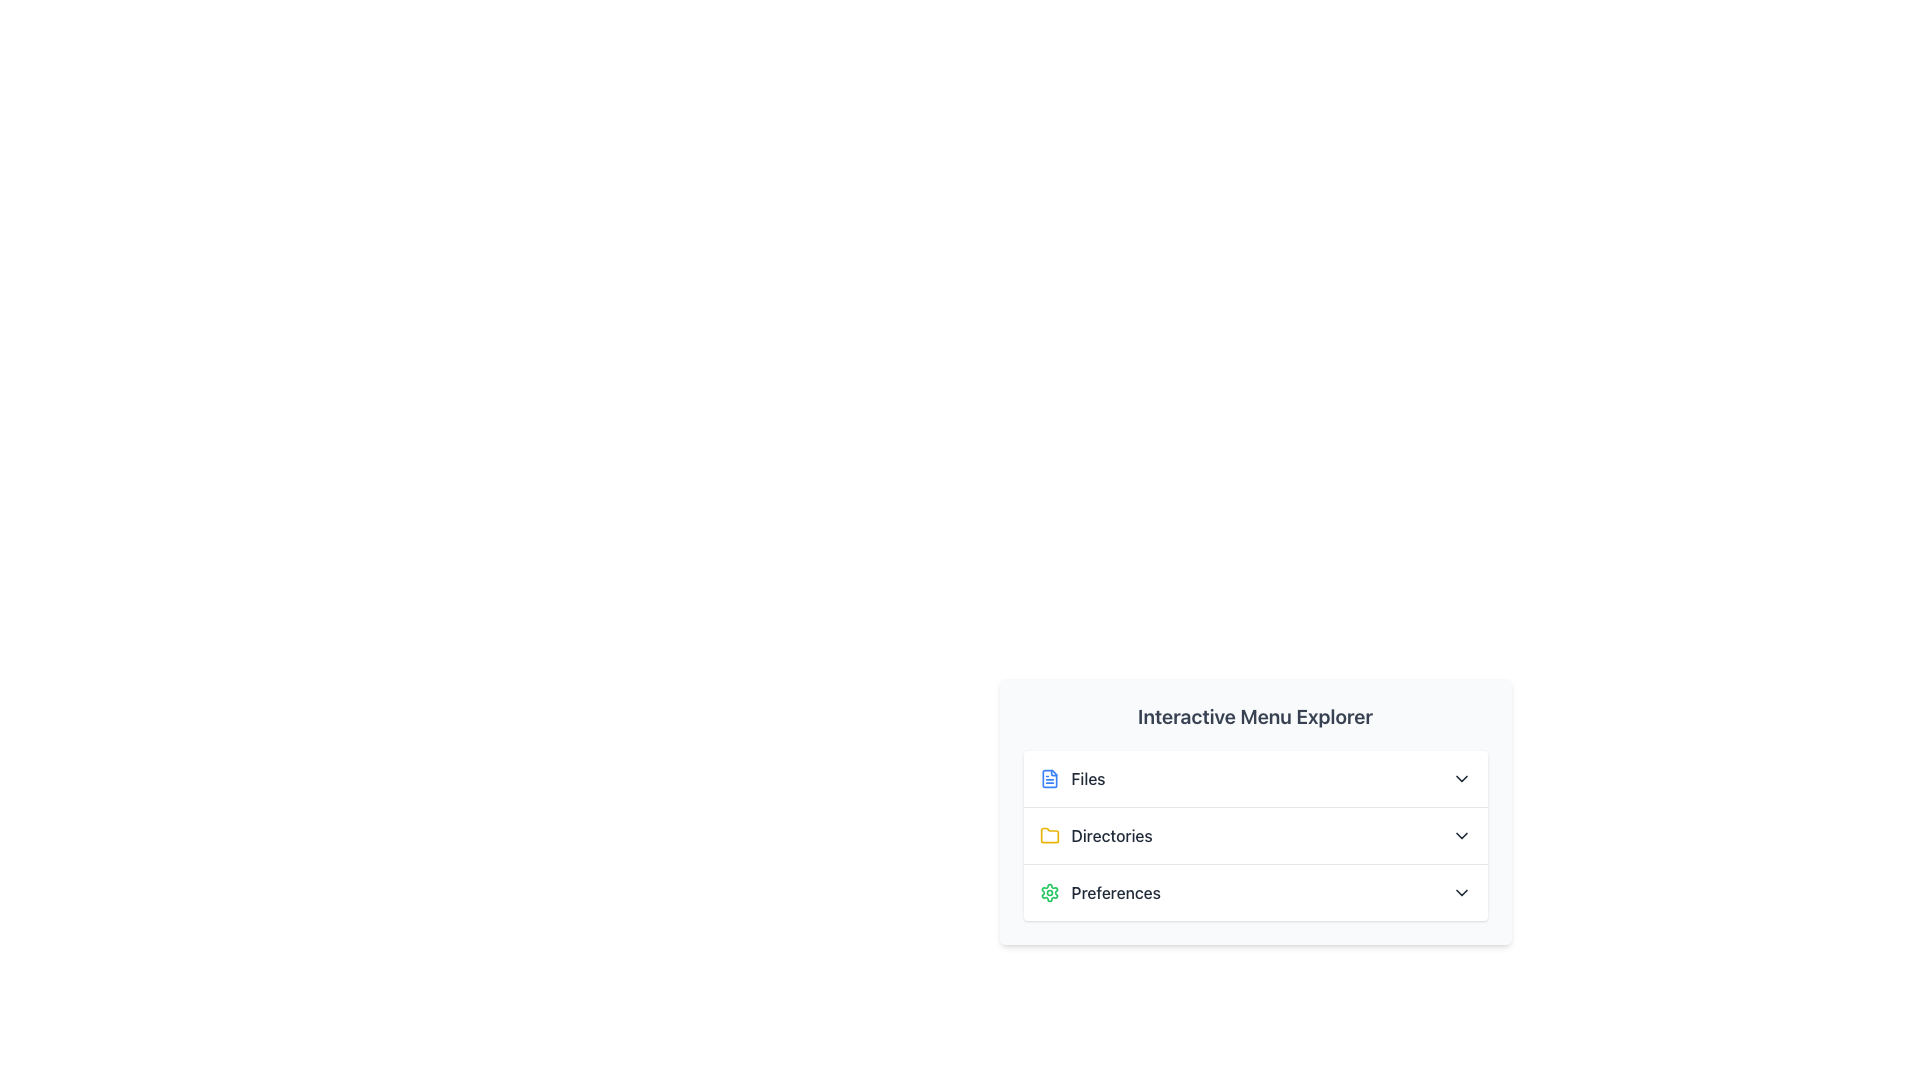  What do you see at coordinates (1254, 891) in the screenshot?
I see `the third entry in the vertically stacked list of the card-like UI component` at bounding box center [1254, 891].